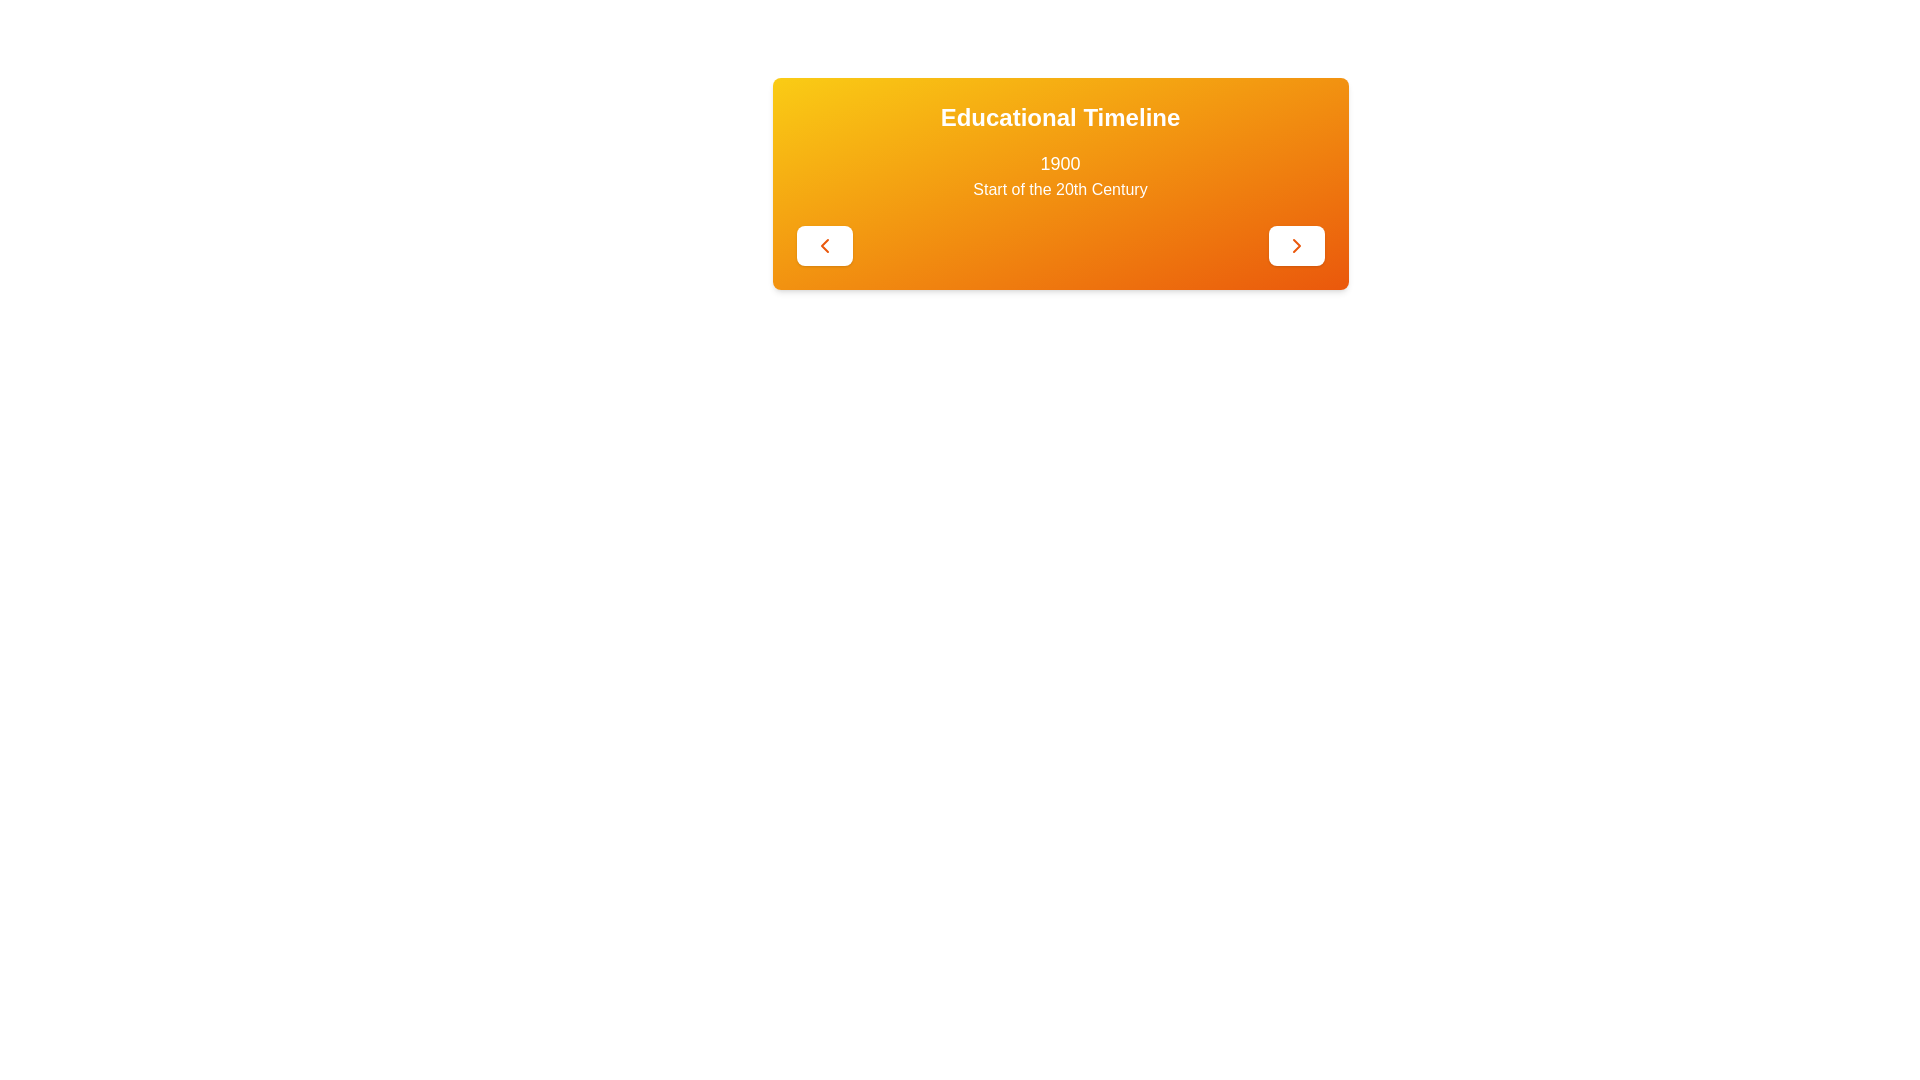 The image size is (1920, 1080). Describe the element at coordinates (1059, 163) in the screenshot. I see `the text label indicating a specific year, which is located above the text 'Start of the 20th Century' and below the heading 'Educational Timeline'` at that location.